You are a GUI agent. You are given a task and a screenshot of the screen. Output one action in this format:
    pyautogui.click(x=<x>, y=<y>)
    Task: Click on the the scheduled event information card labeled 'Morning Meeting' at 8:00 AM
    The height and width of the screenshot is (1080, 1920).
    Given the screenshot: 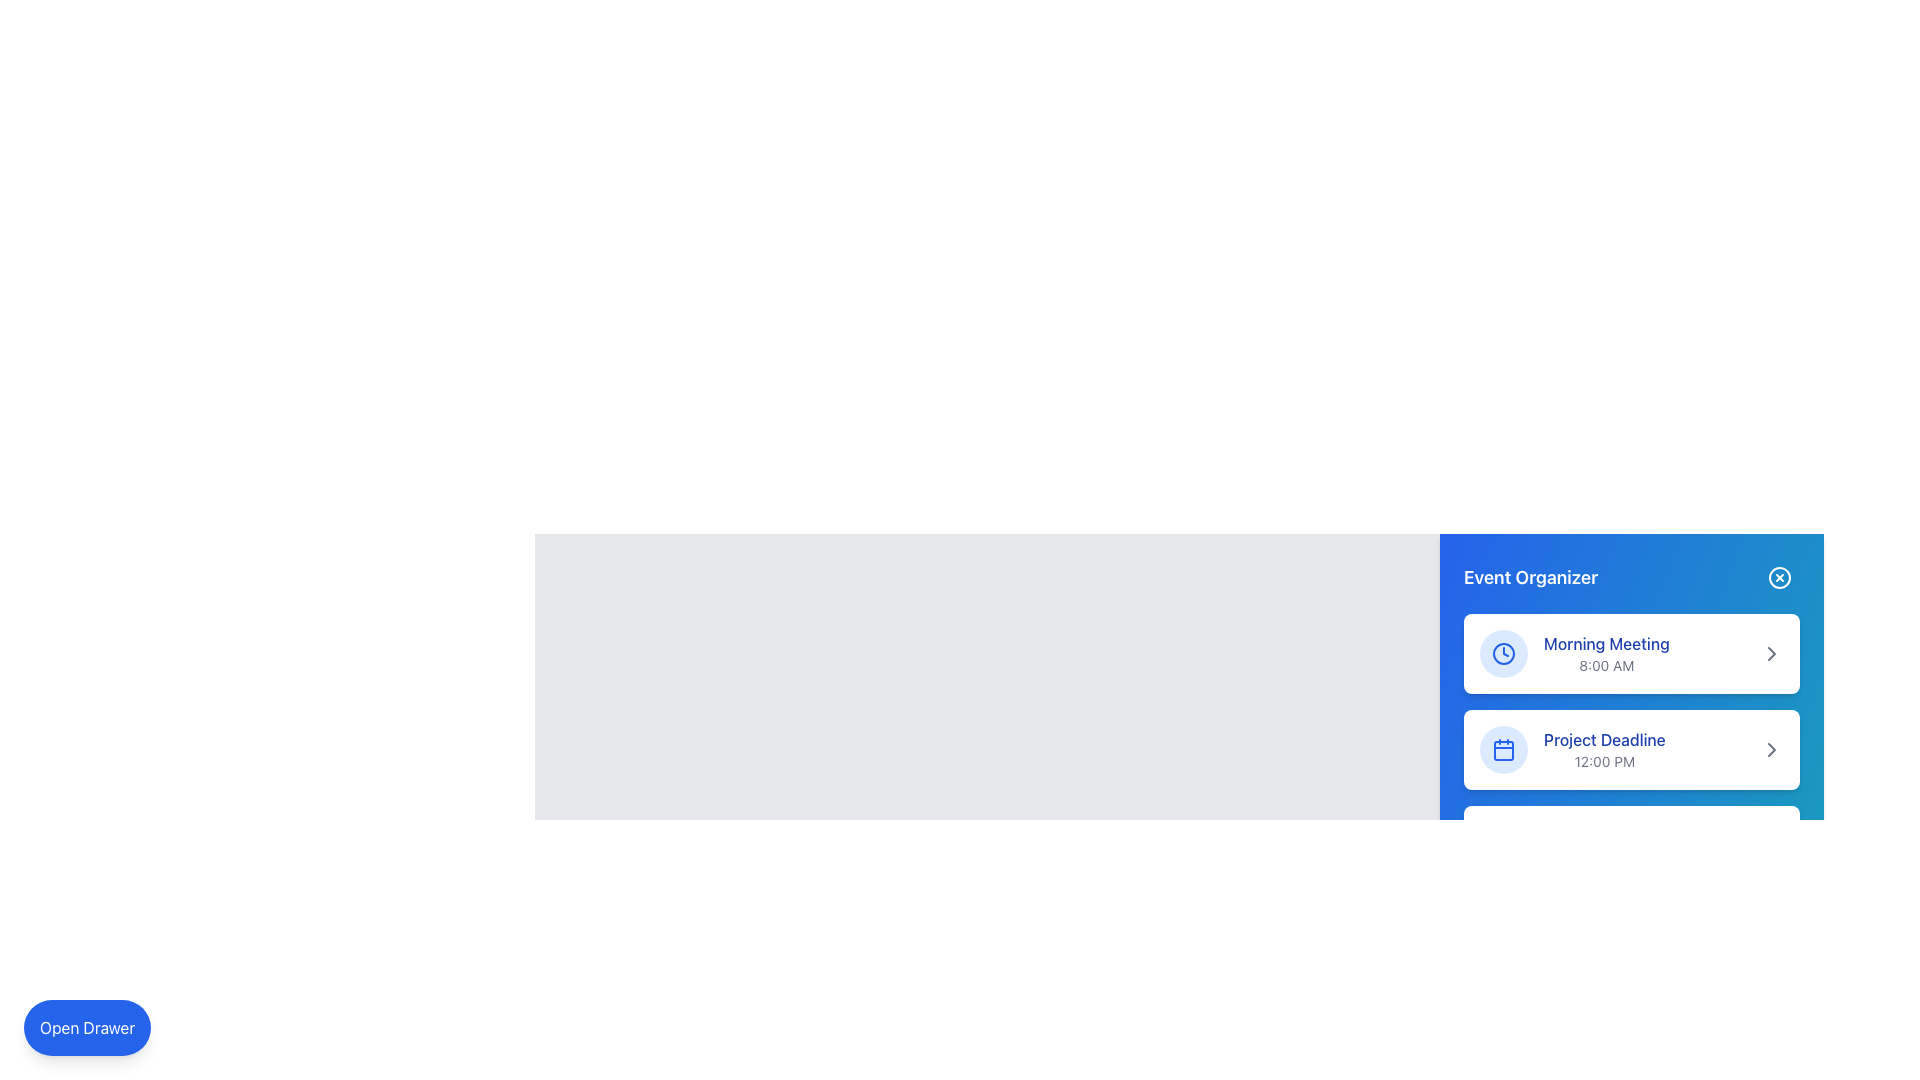 What is the action you would take?
    pyautogui.click(x=1632, y=654)
    